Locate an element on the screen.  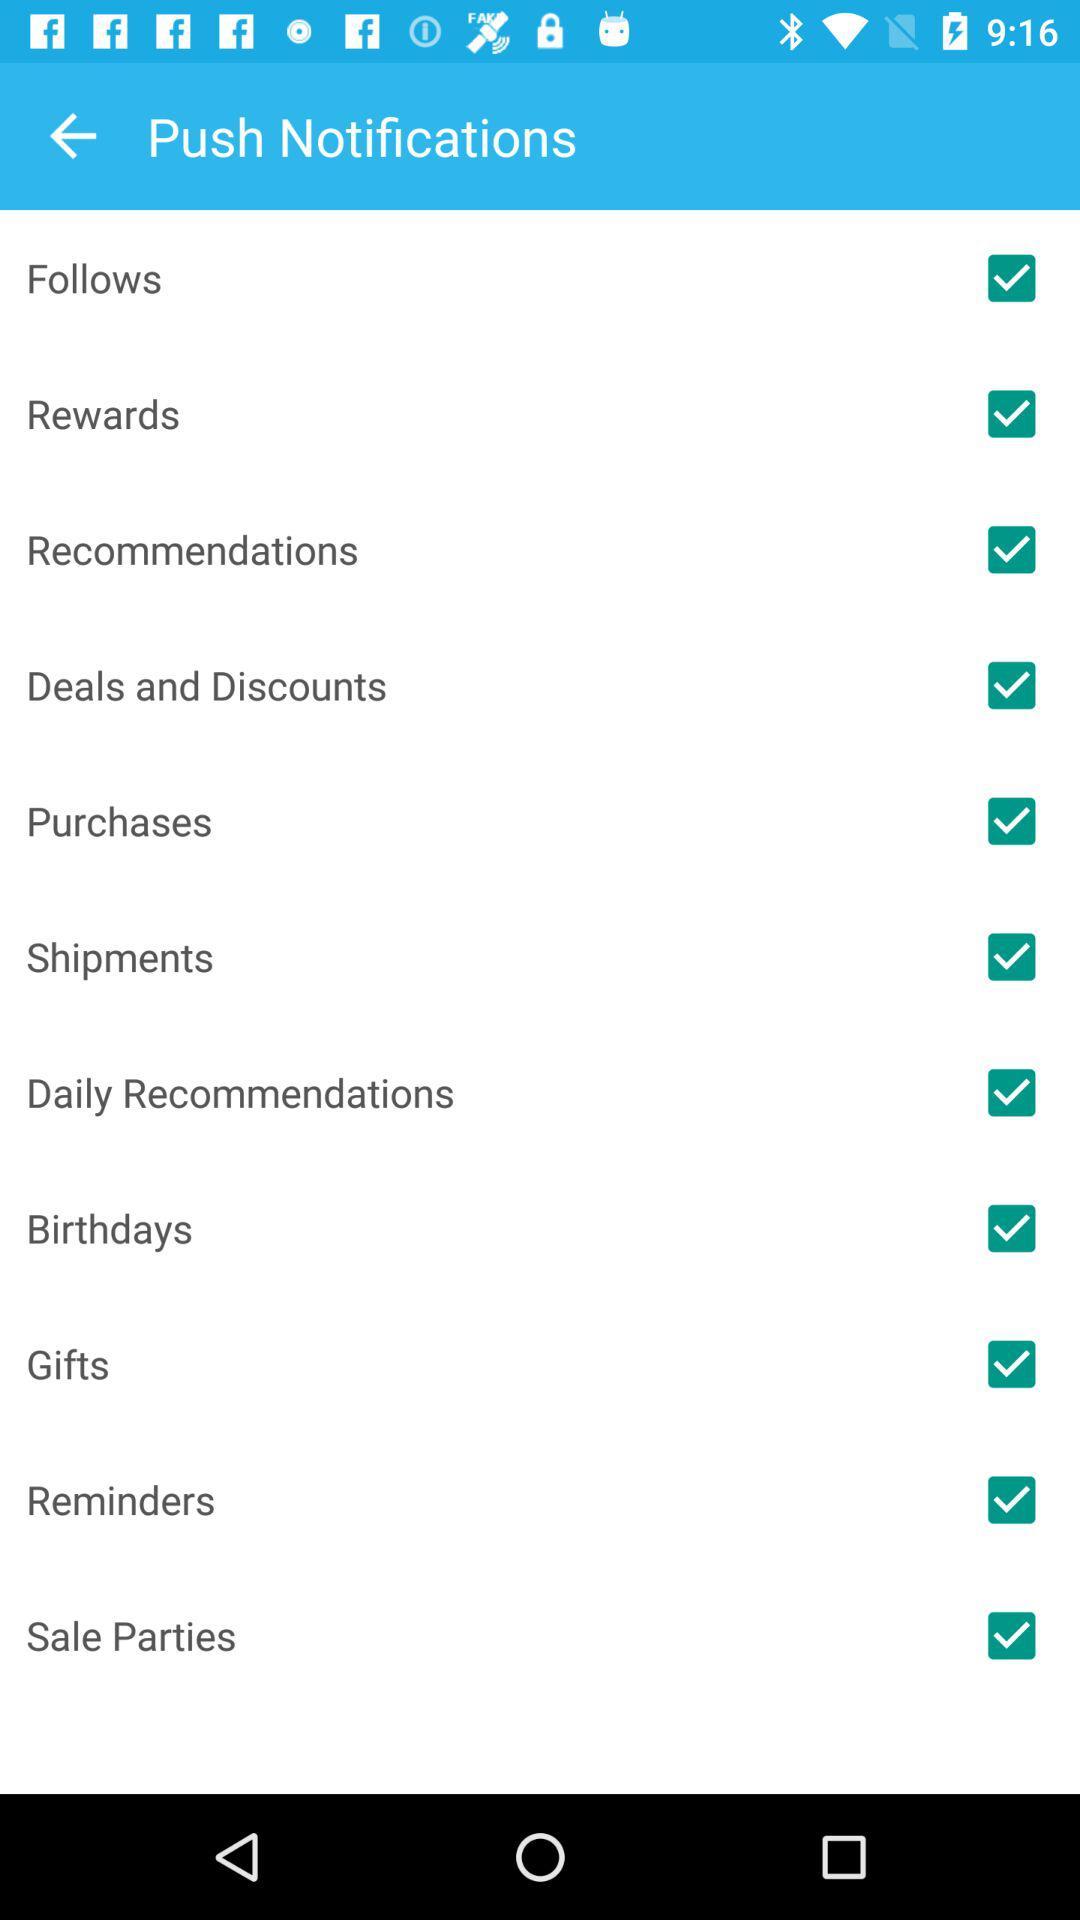
the icon to the left of the push notifications icon is located at coordinates (72, 135).